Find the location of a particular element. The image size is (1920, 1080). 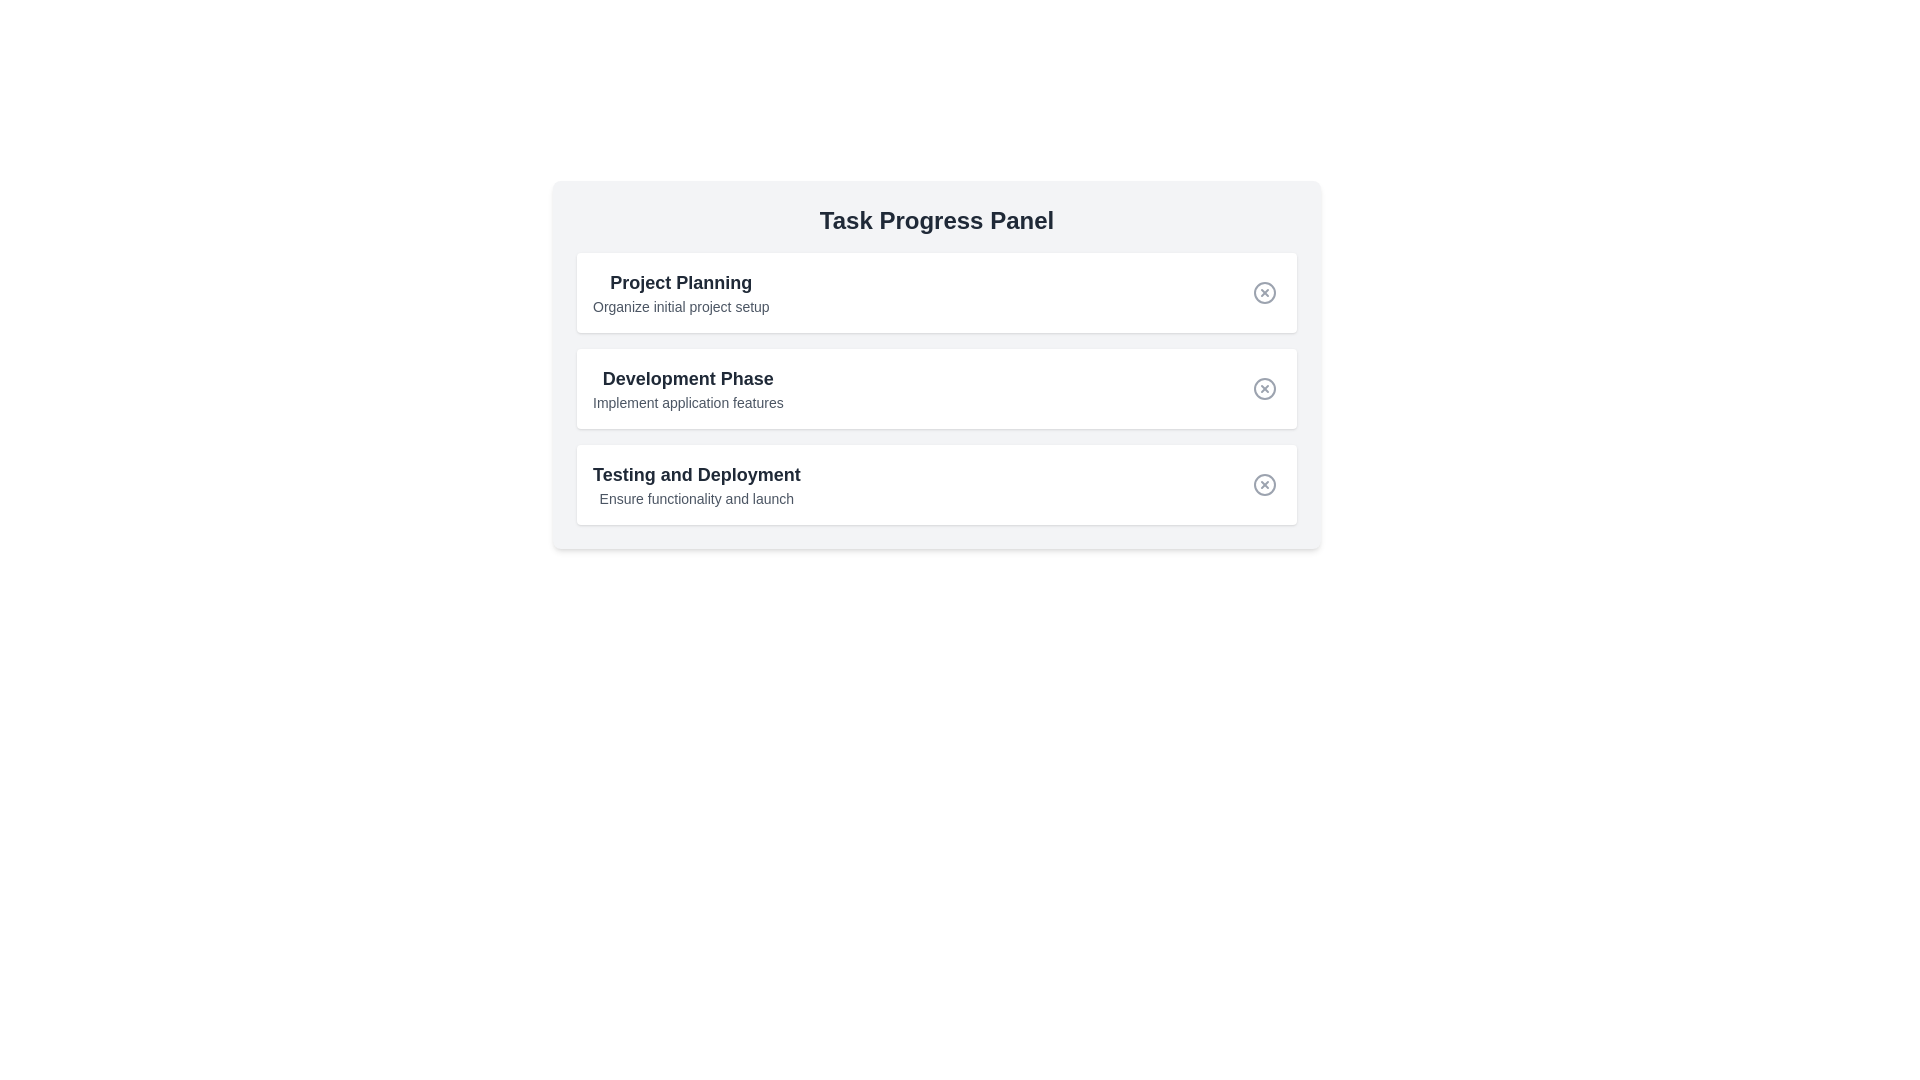

the text label that serves as the title for the 'Project Planning' task located in the top-left part of the 'Task Progress Panel' is located at coordinates (681, 282).